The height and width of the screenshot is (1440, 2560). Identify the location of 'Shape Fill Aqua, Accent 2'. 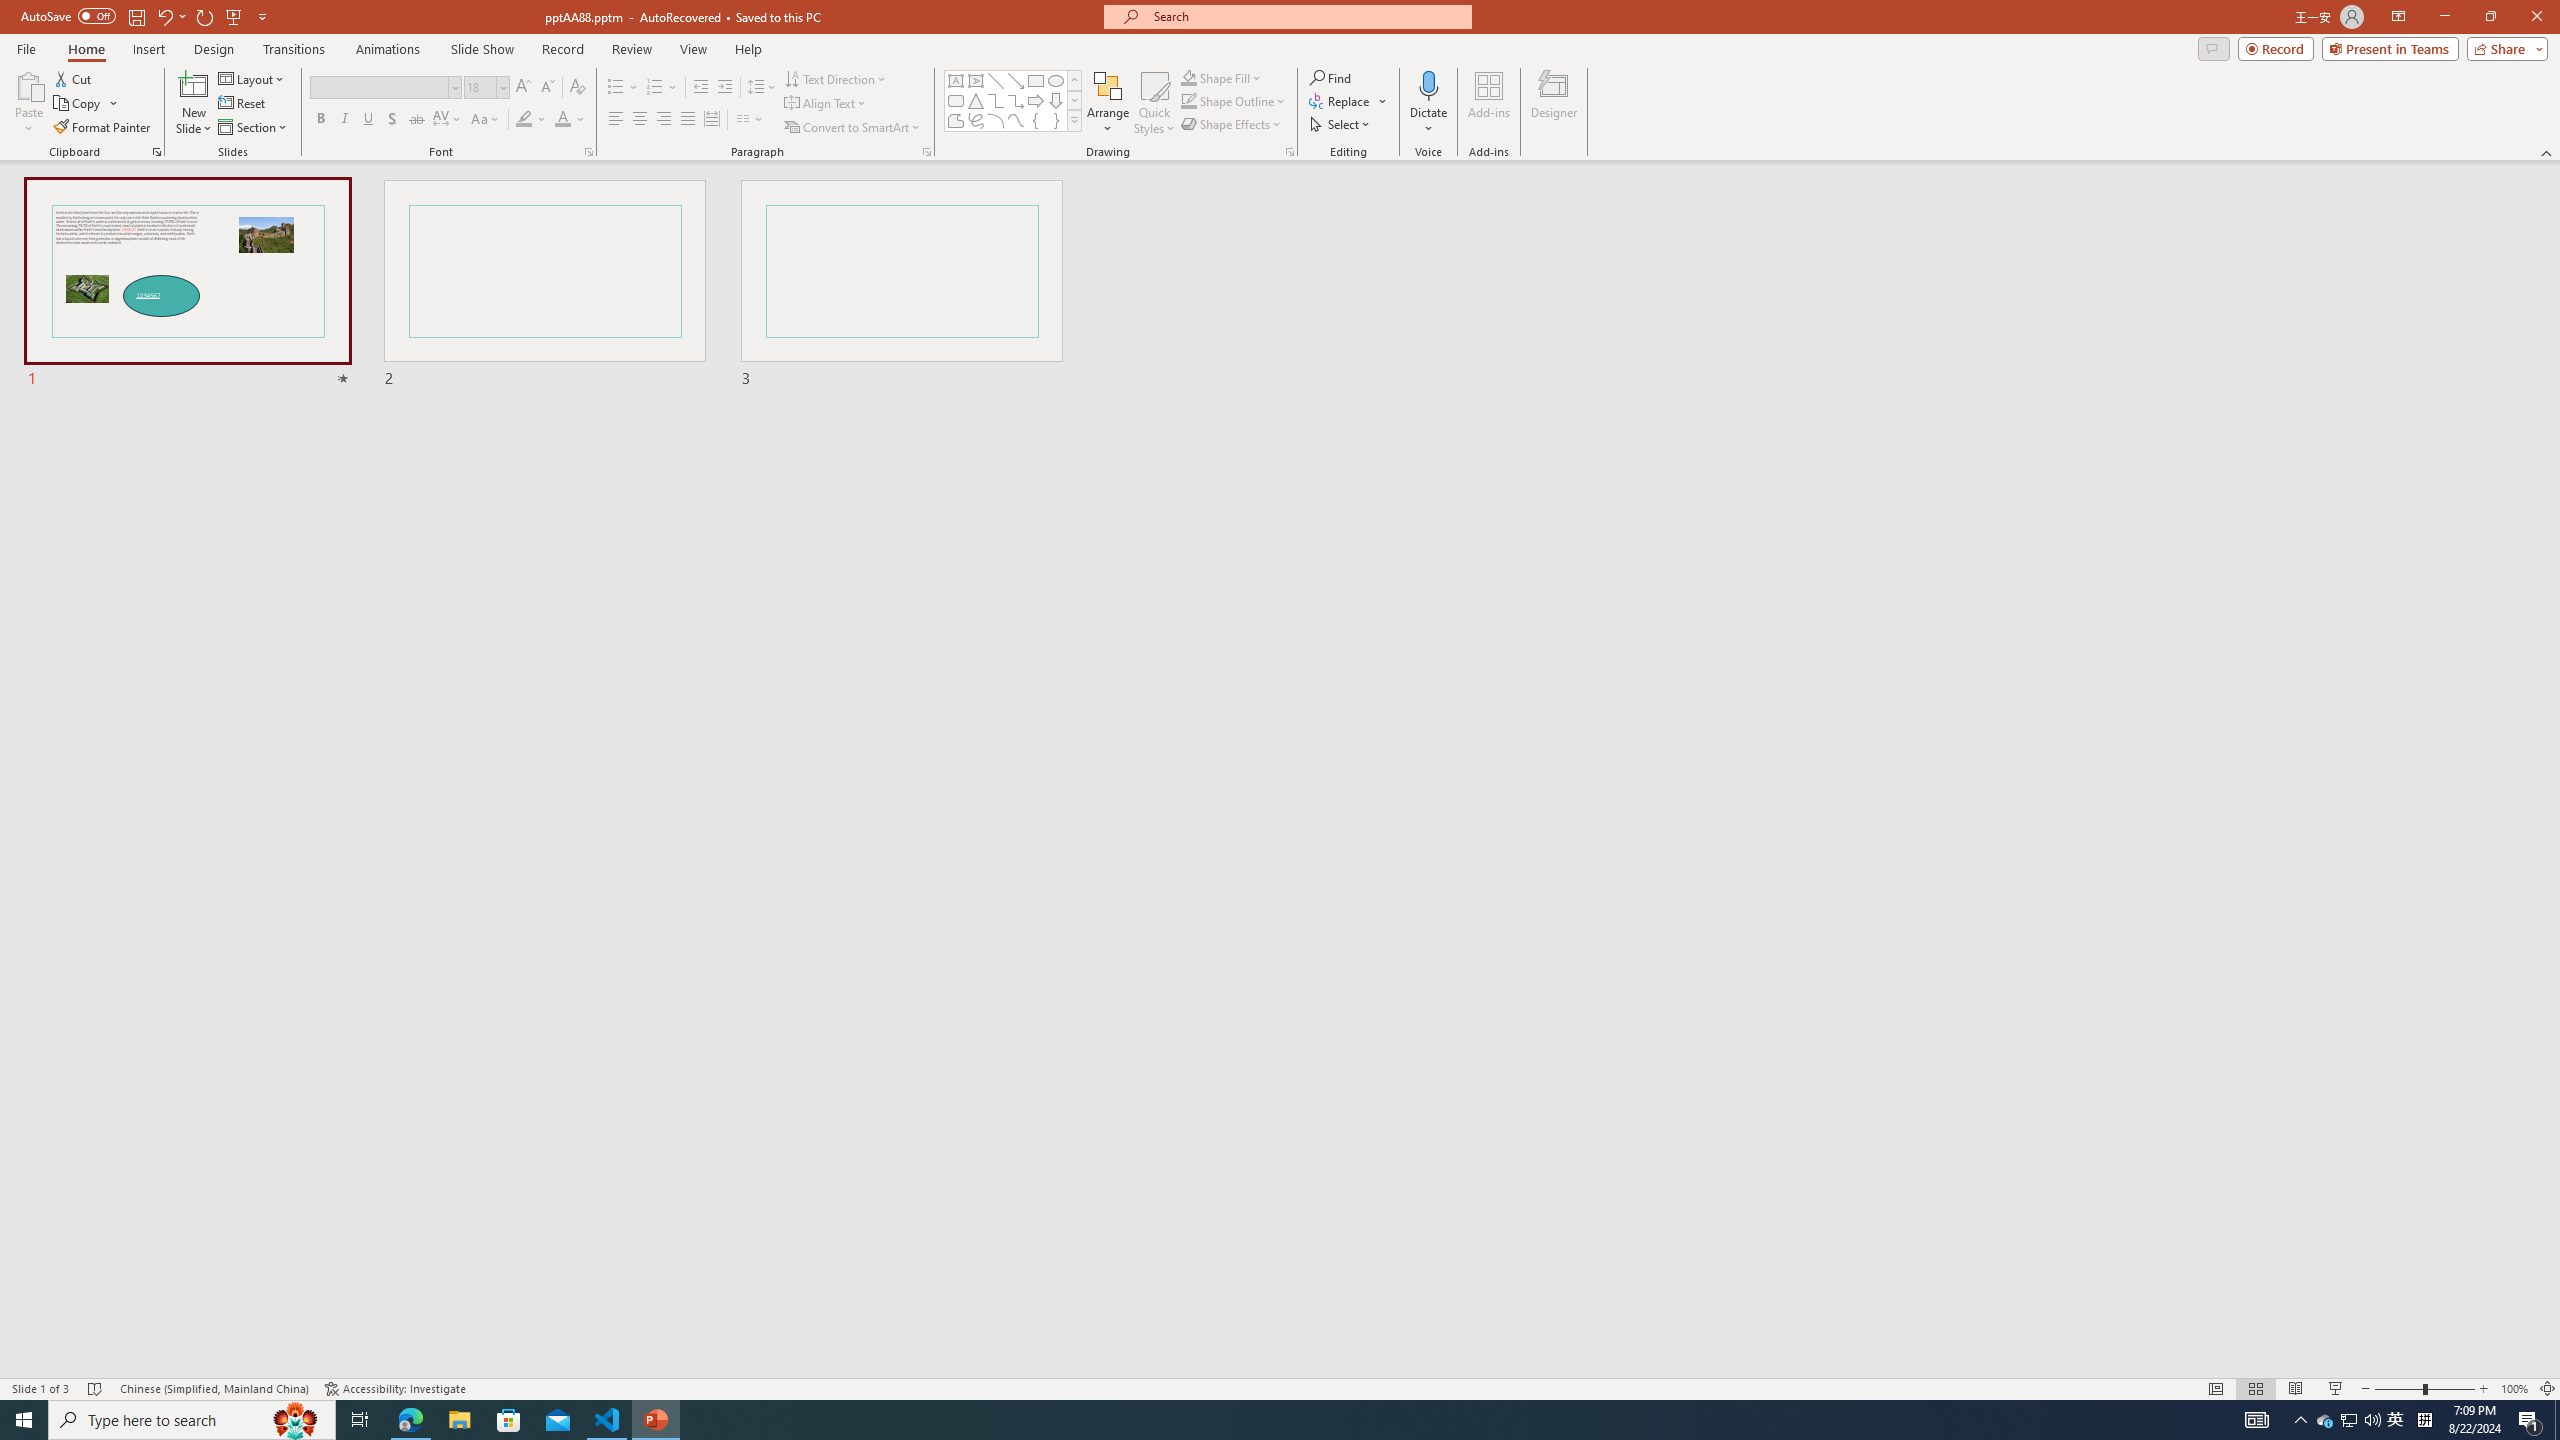
(1189, 77).